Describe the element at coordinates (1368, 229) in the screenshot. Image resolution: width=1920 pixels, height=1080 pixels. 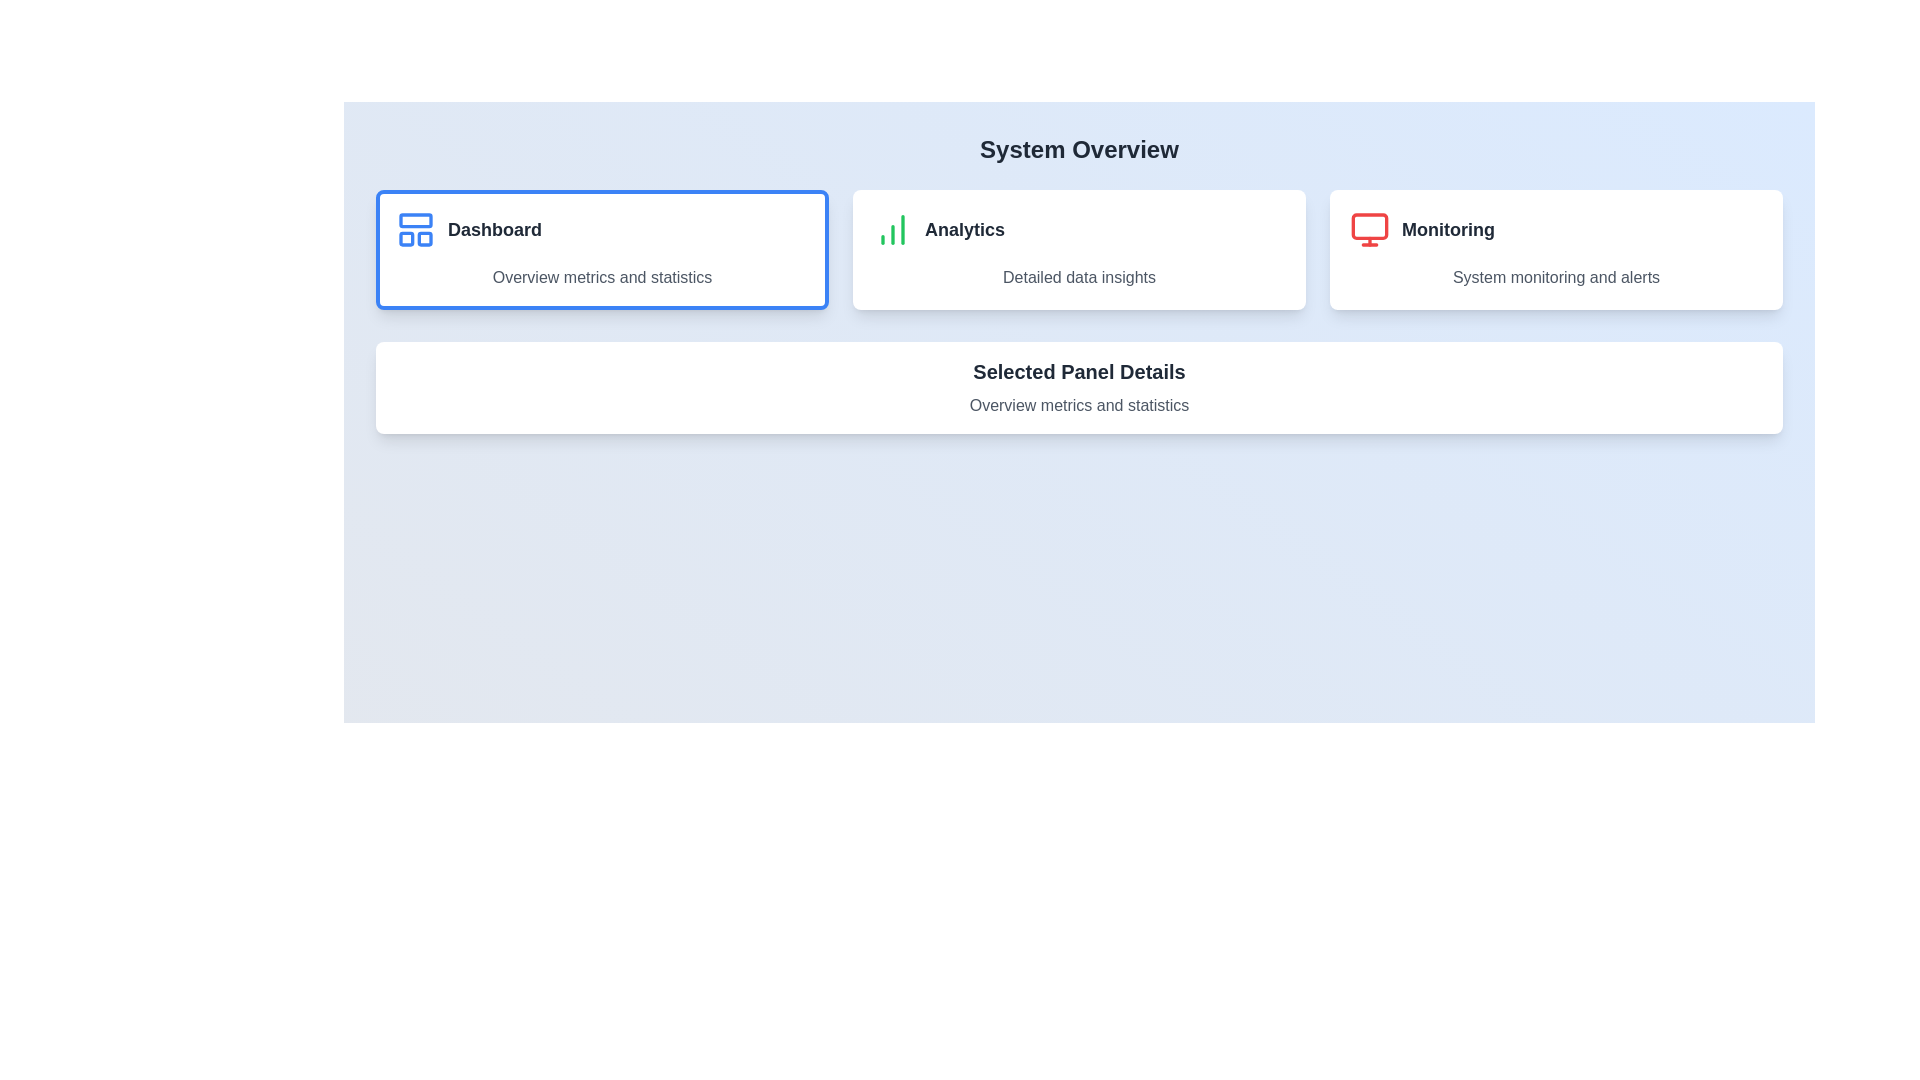
I see `the icon located on the right side of the second panel row labeled 'Monitoring' in the 'System Overview' section` at that location.